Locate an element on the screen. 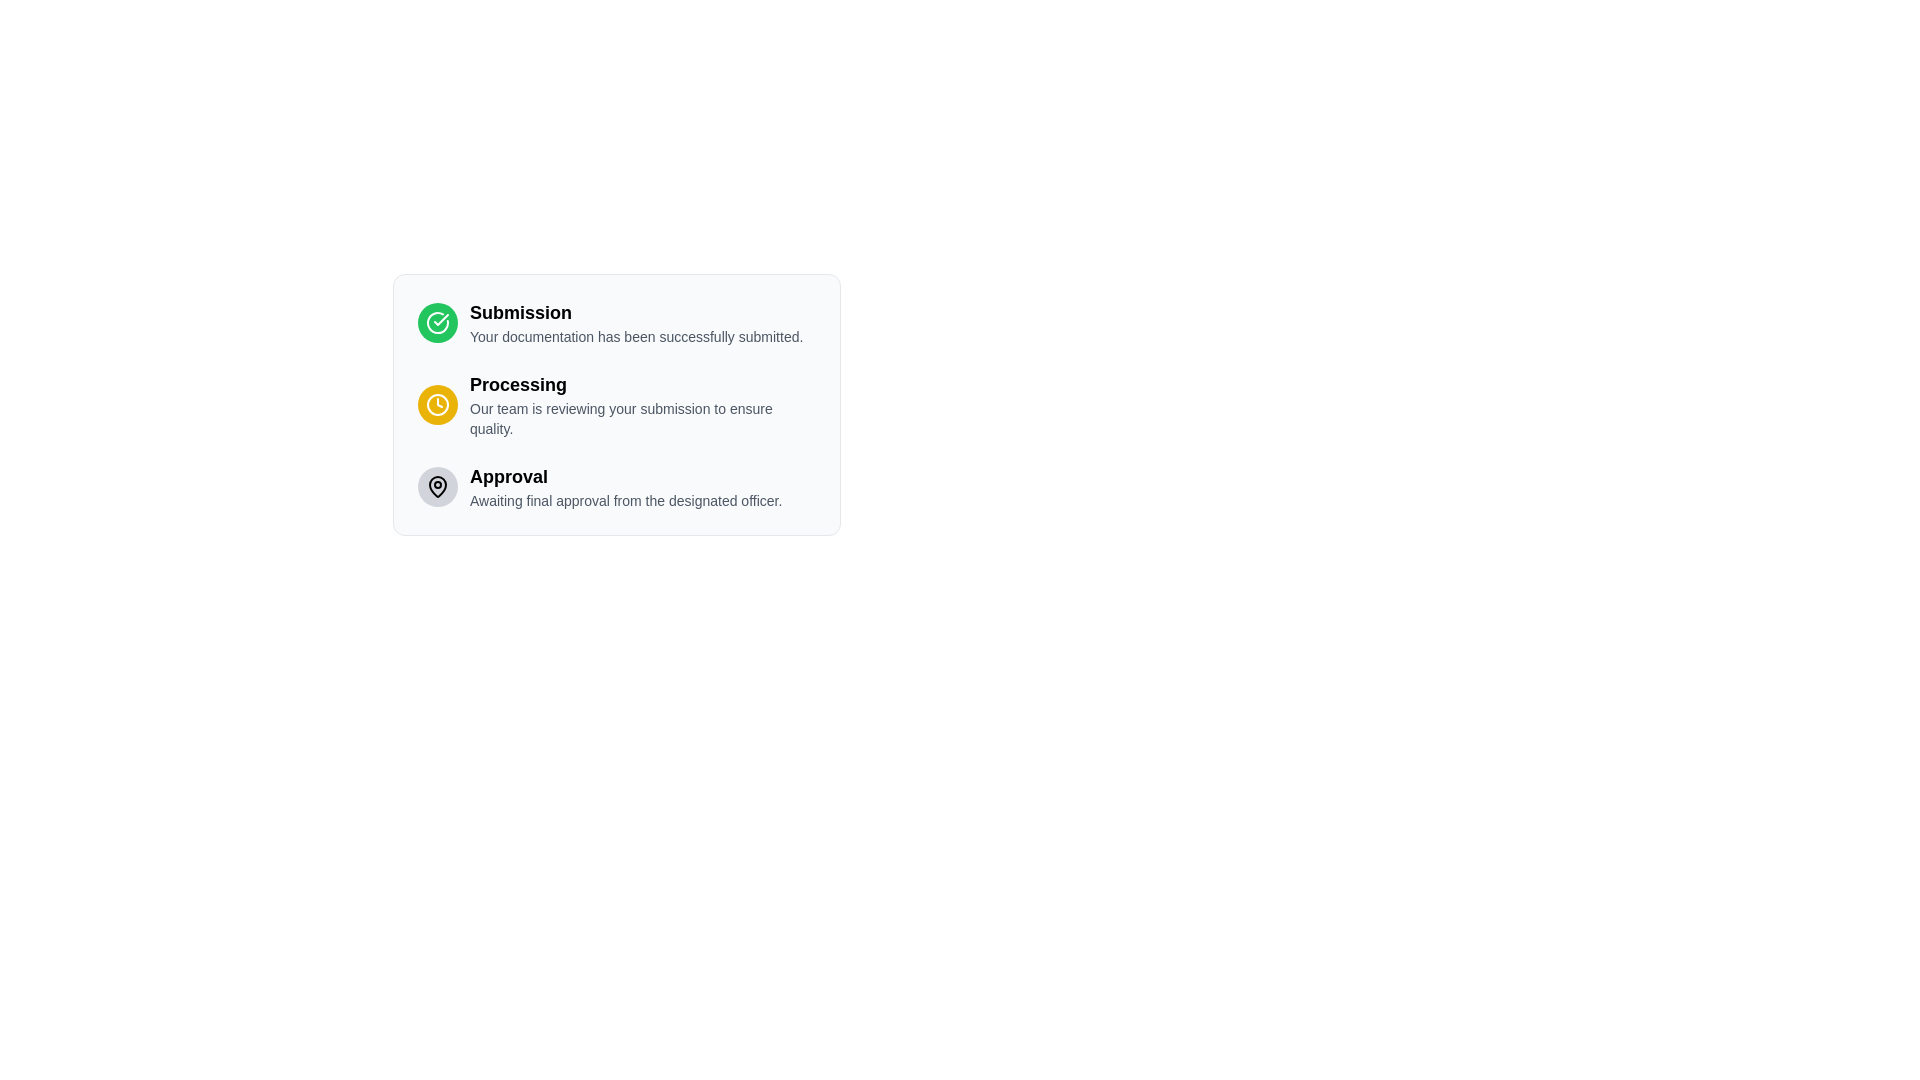  the 'Processing' status icon, which is styled with a yellow circular background and is located within the 'Processing' step of the card layout is located at coordinates (436, 405).